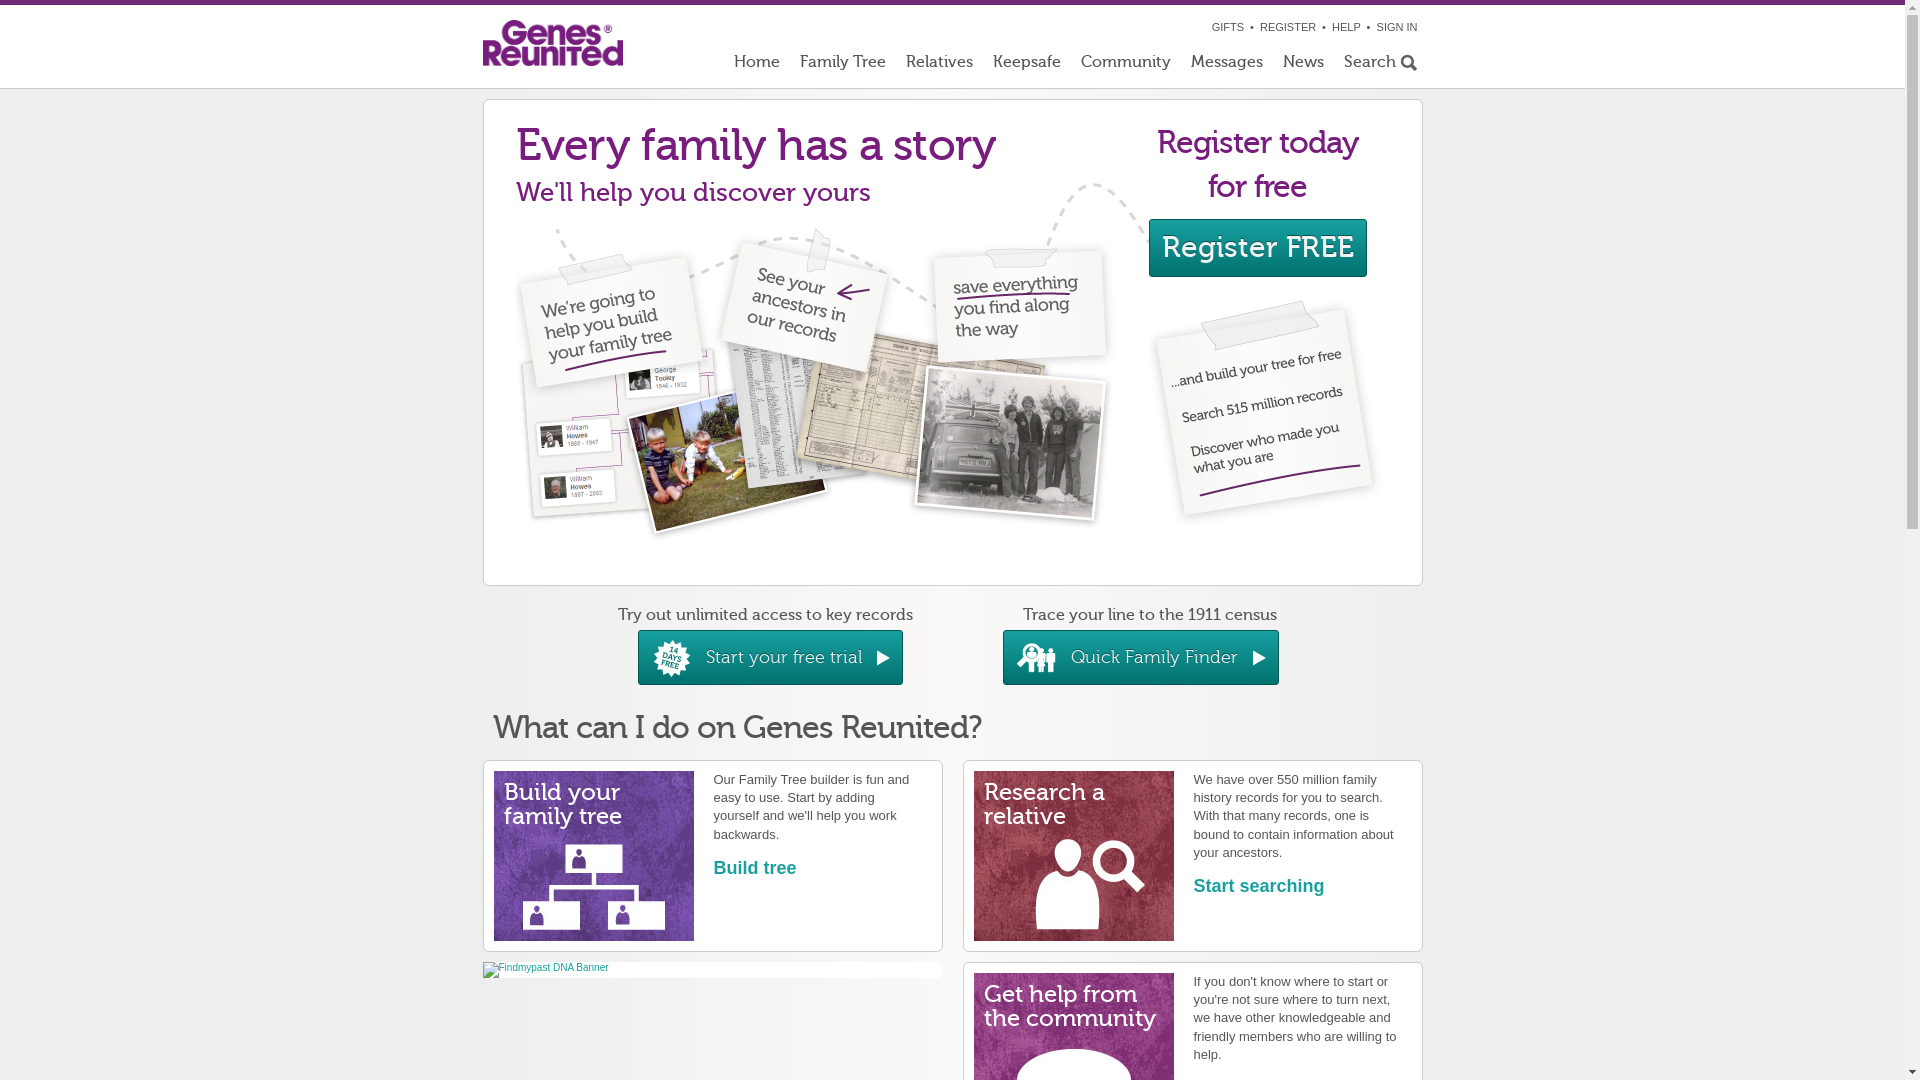 This screenshot has height=1080, width=1920. I want to click on 'Keepsafe', so click(1026, 65).